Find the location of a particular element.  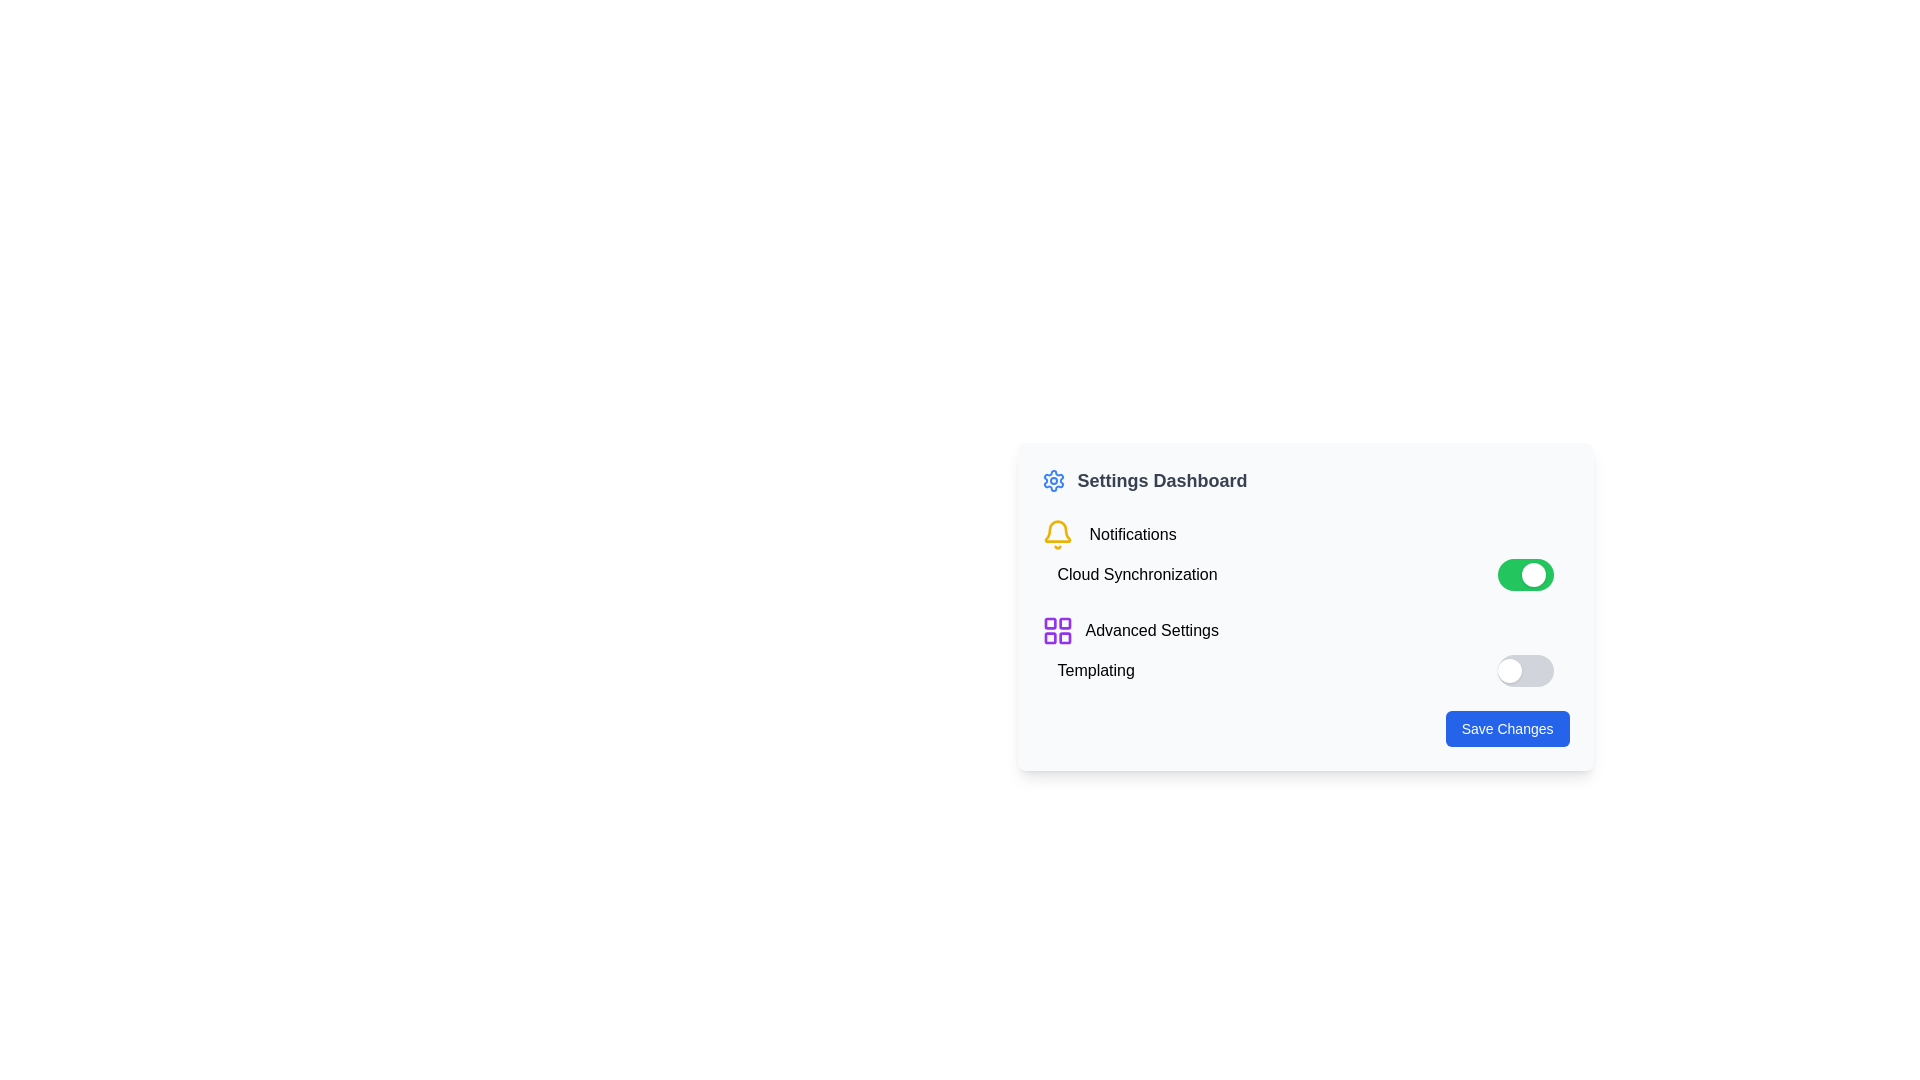

the purple grid icon located to the left of the label 'Advanced Settings' in the third row of the menu items in the settings panel is located at coordinates (1056, 631).